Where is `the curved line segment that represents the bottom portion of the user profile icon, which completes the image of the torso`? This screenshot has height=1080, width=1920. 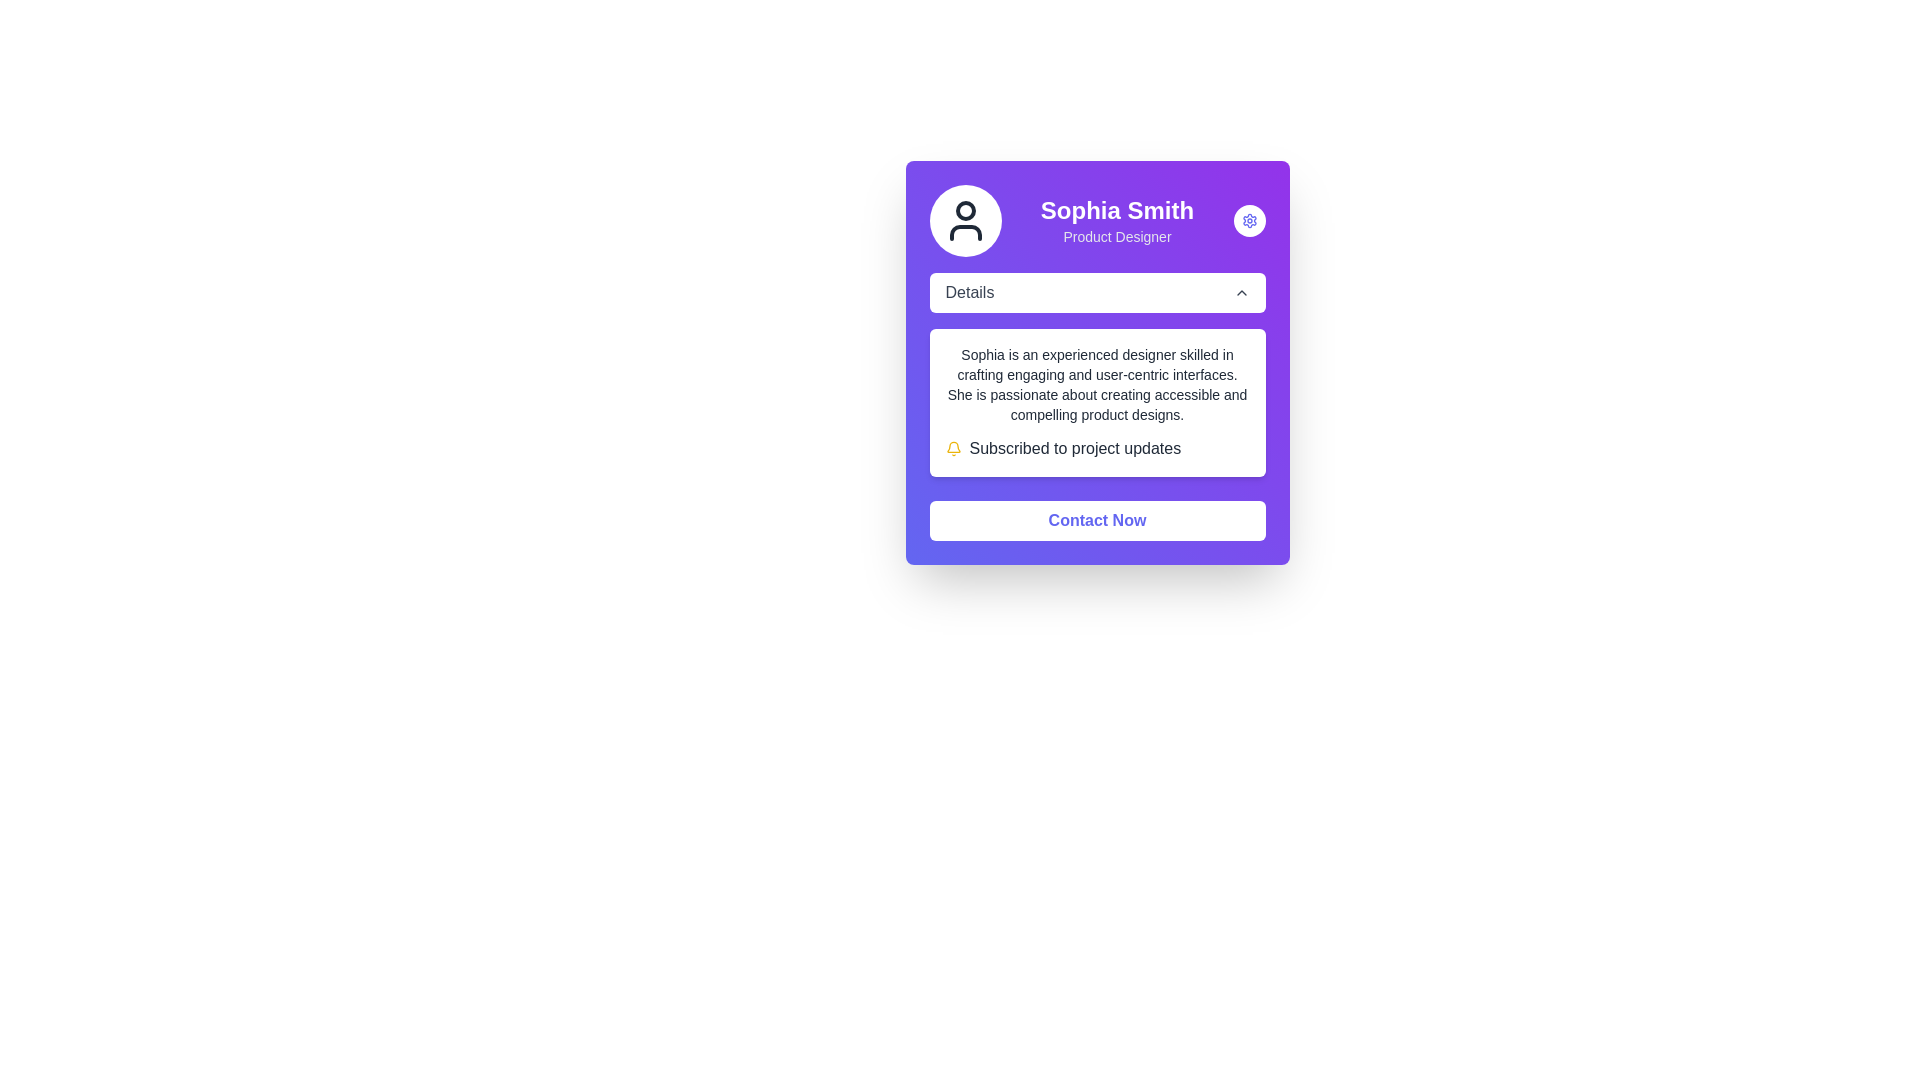
the curved line segment that represents the bottom portion of the user profile icon, which completes the image of the torso is located at coordinates (965, 231).